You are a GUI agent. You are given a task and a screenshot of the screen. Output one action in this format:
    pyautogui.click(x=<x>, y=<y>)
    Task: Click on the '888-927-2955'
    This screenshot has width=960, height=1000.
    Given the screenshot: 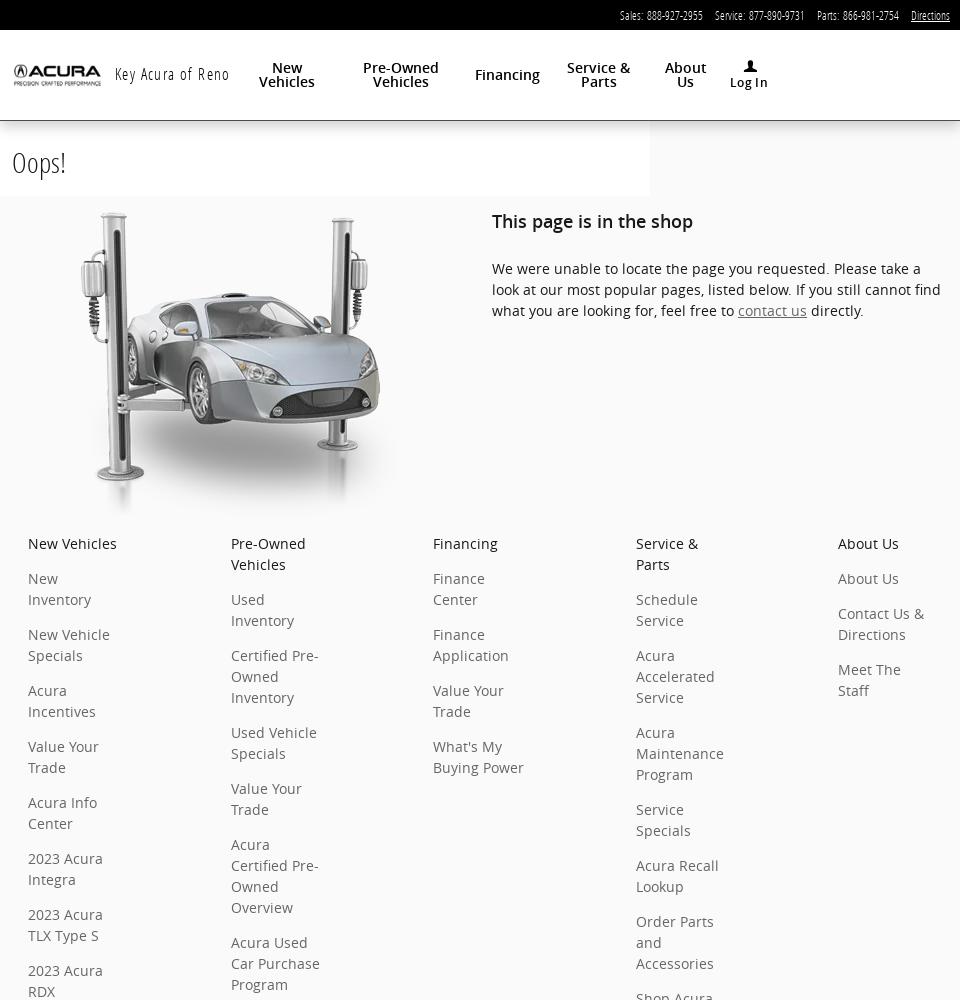 What is the action you would take?
    pyautogui.click(x=674, y=15)
    